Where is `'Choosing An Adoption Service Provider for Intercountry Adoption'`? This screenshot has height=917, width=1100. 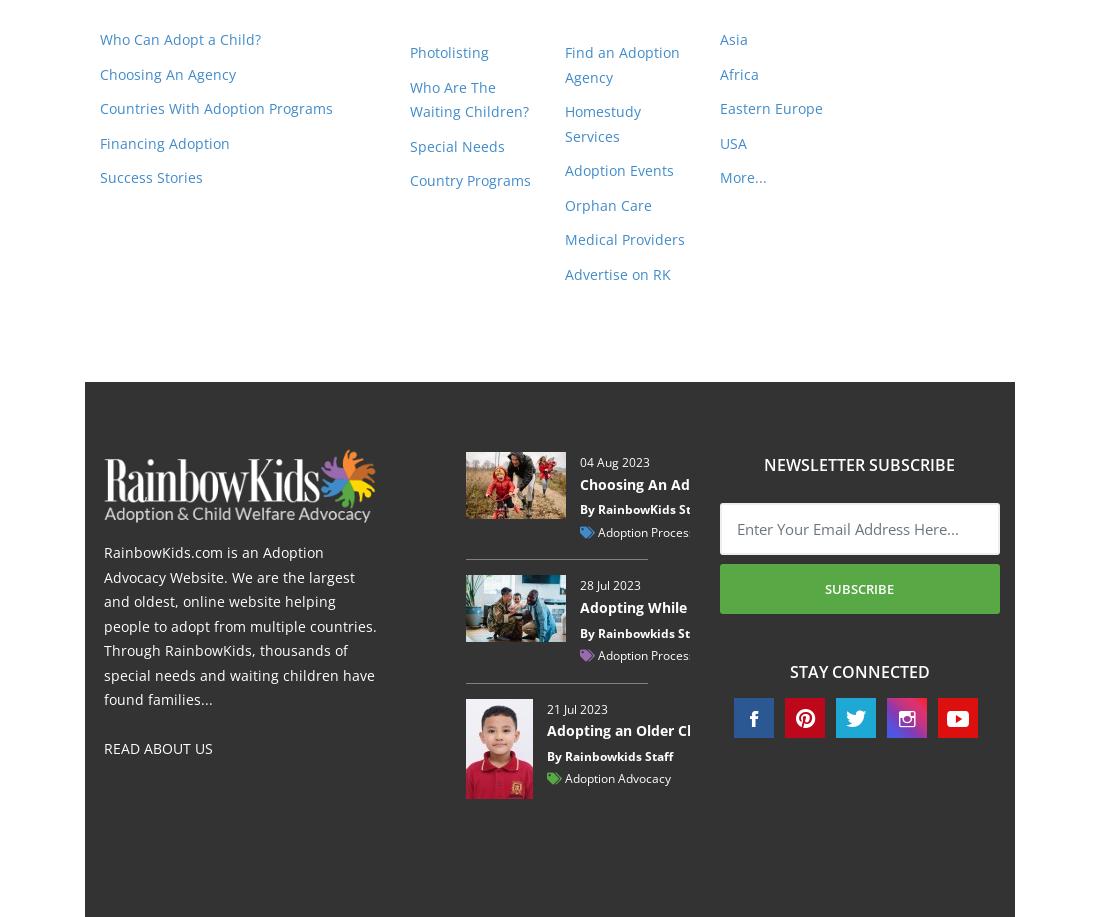 'Choosing An Adoption Service Provider for Intercountry Adoption' is located at coordinates (807, 482).